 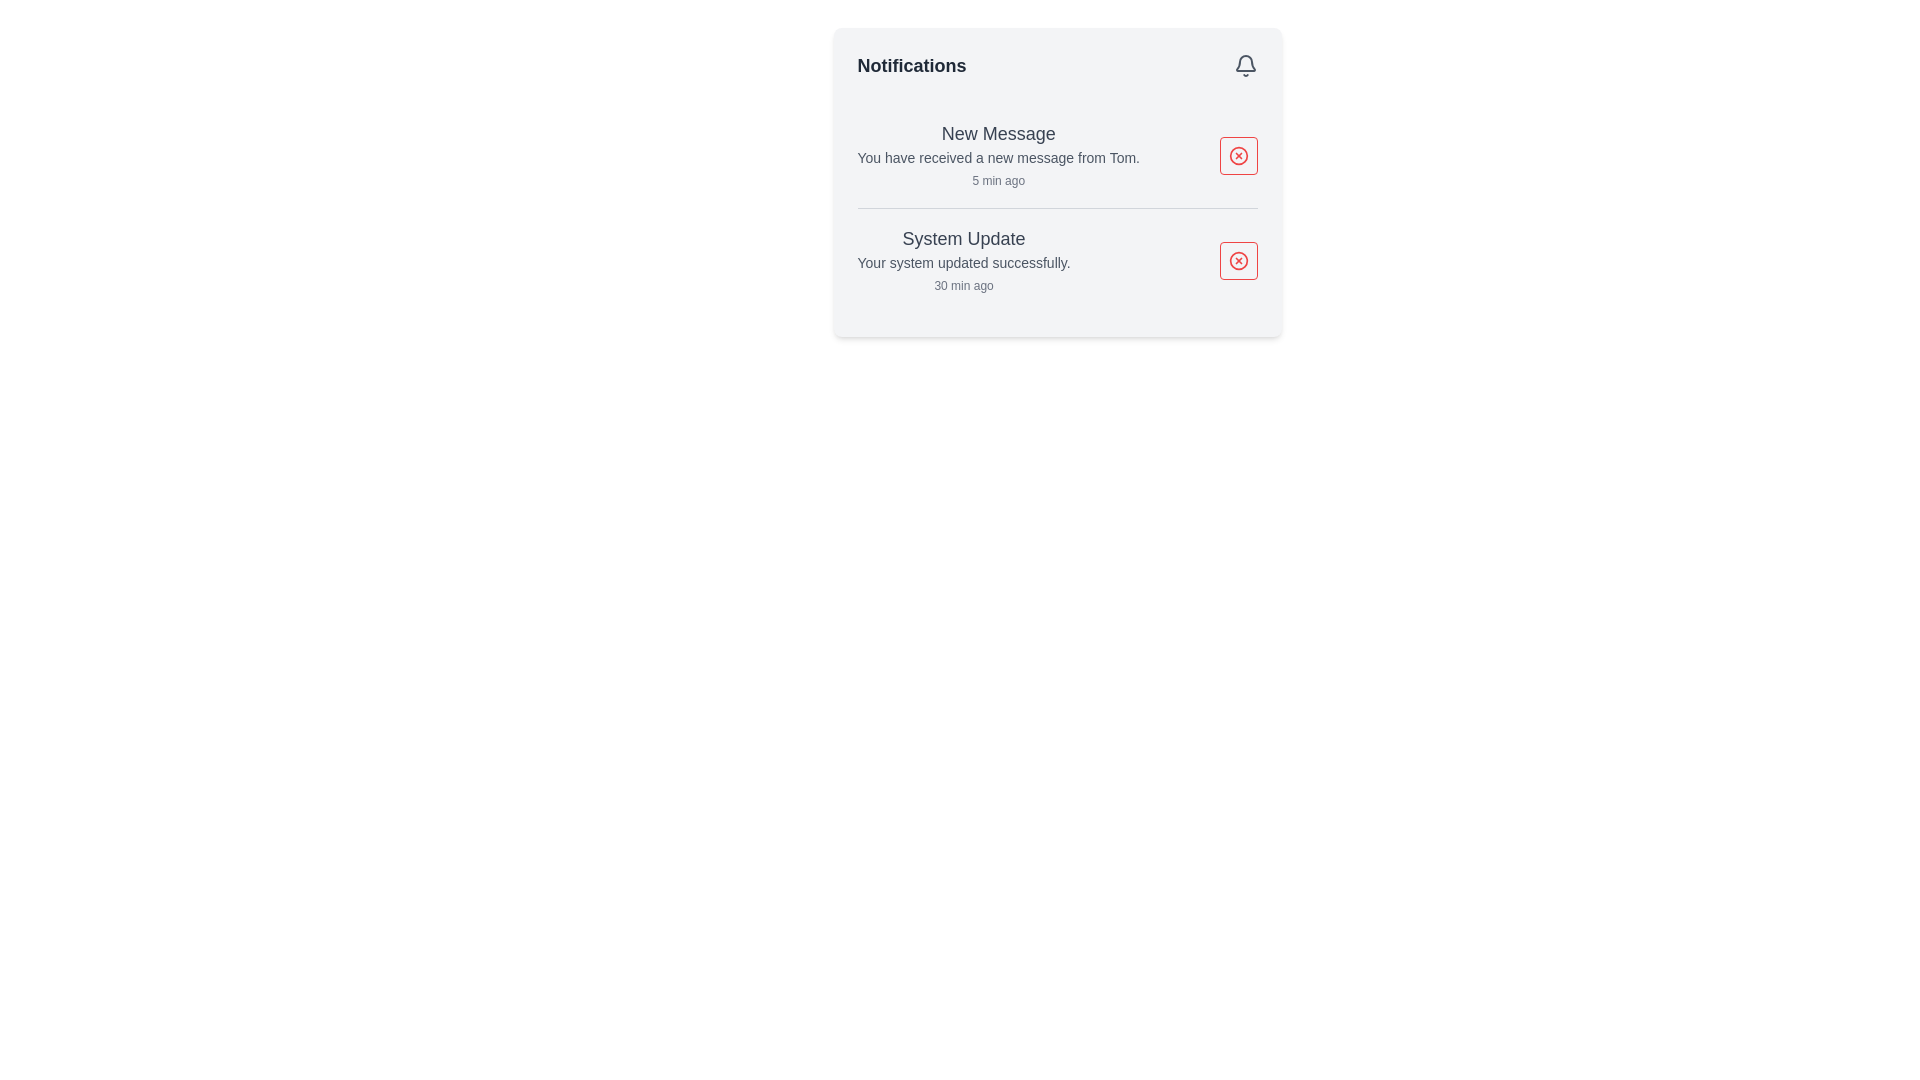 I want to click on the 'New Message' text label, which is prominently displayed in a bold, larger font style with gray color, located at the top-center of the notification overlay panel, so click(x=998, y=134).